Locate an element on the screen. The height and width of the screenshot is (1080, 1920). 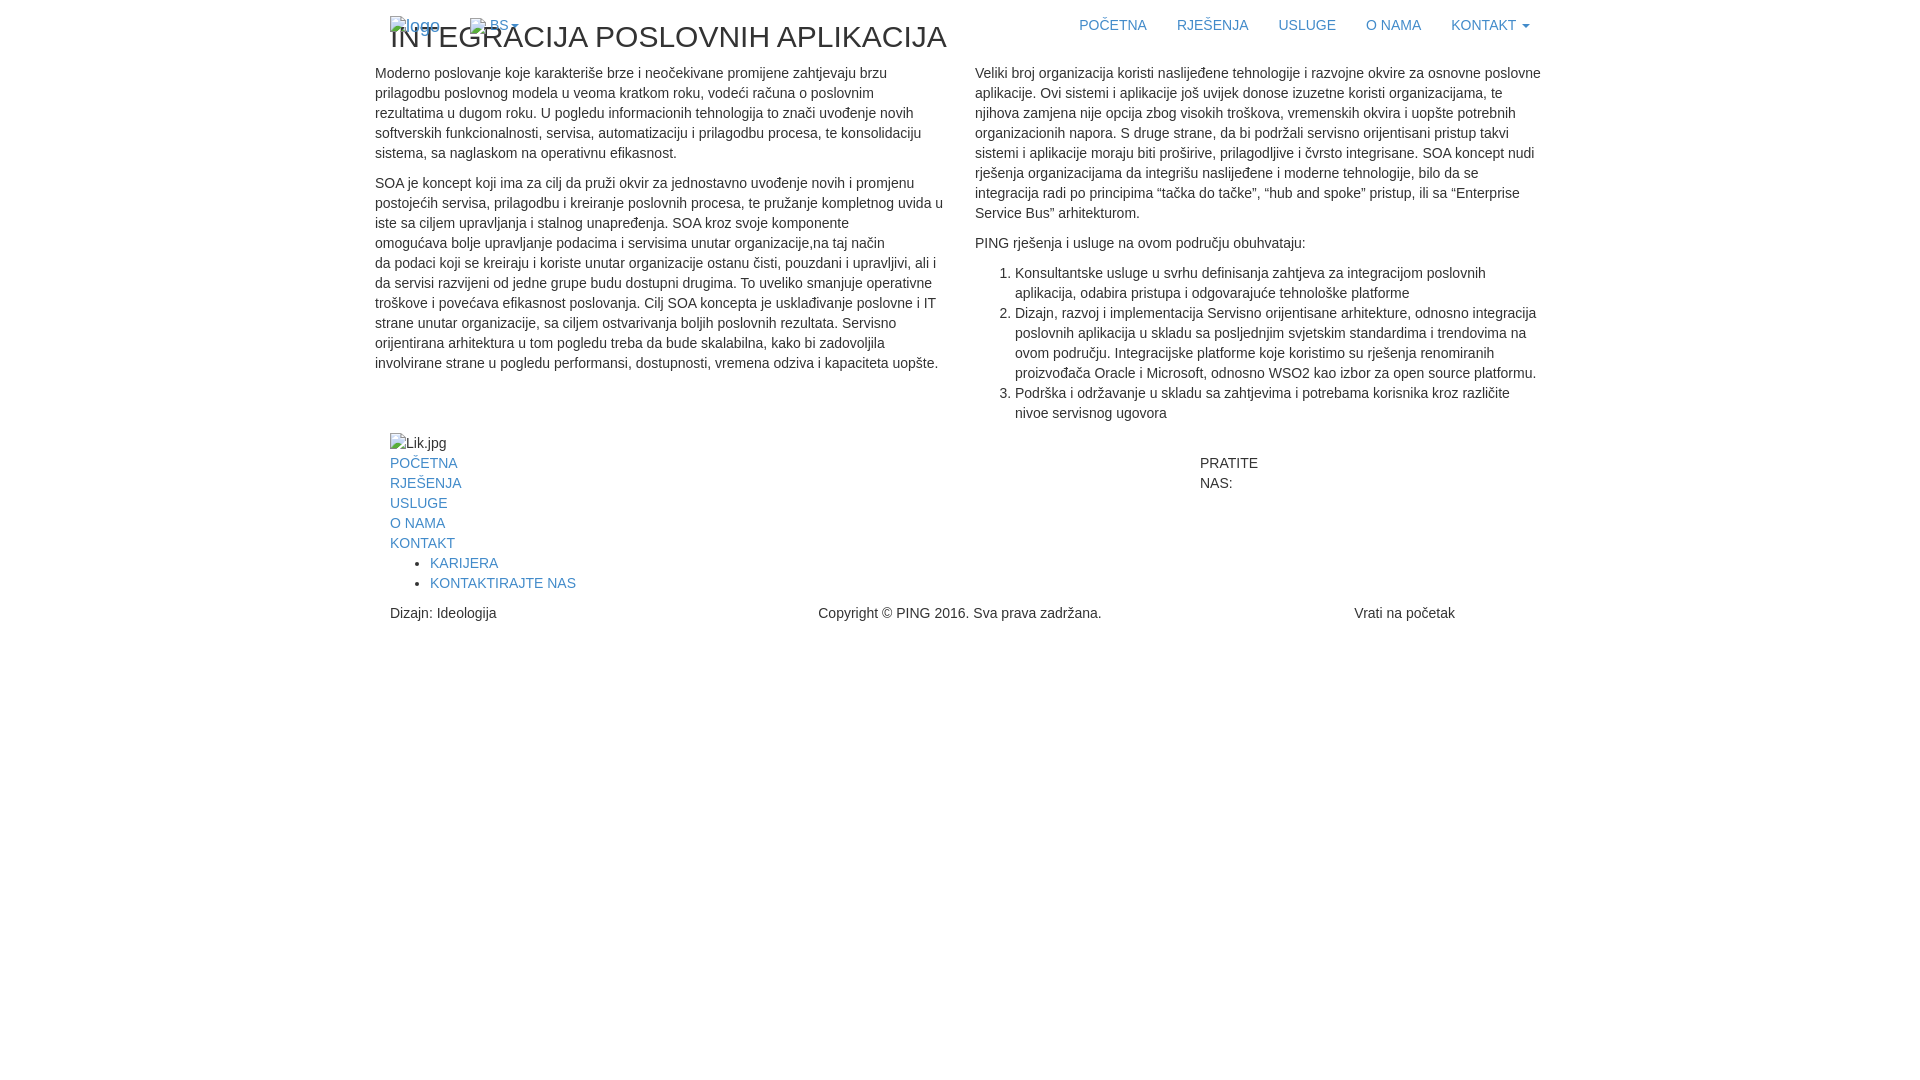
'USLUGE' is located at coordinates (1306, 24).